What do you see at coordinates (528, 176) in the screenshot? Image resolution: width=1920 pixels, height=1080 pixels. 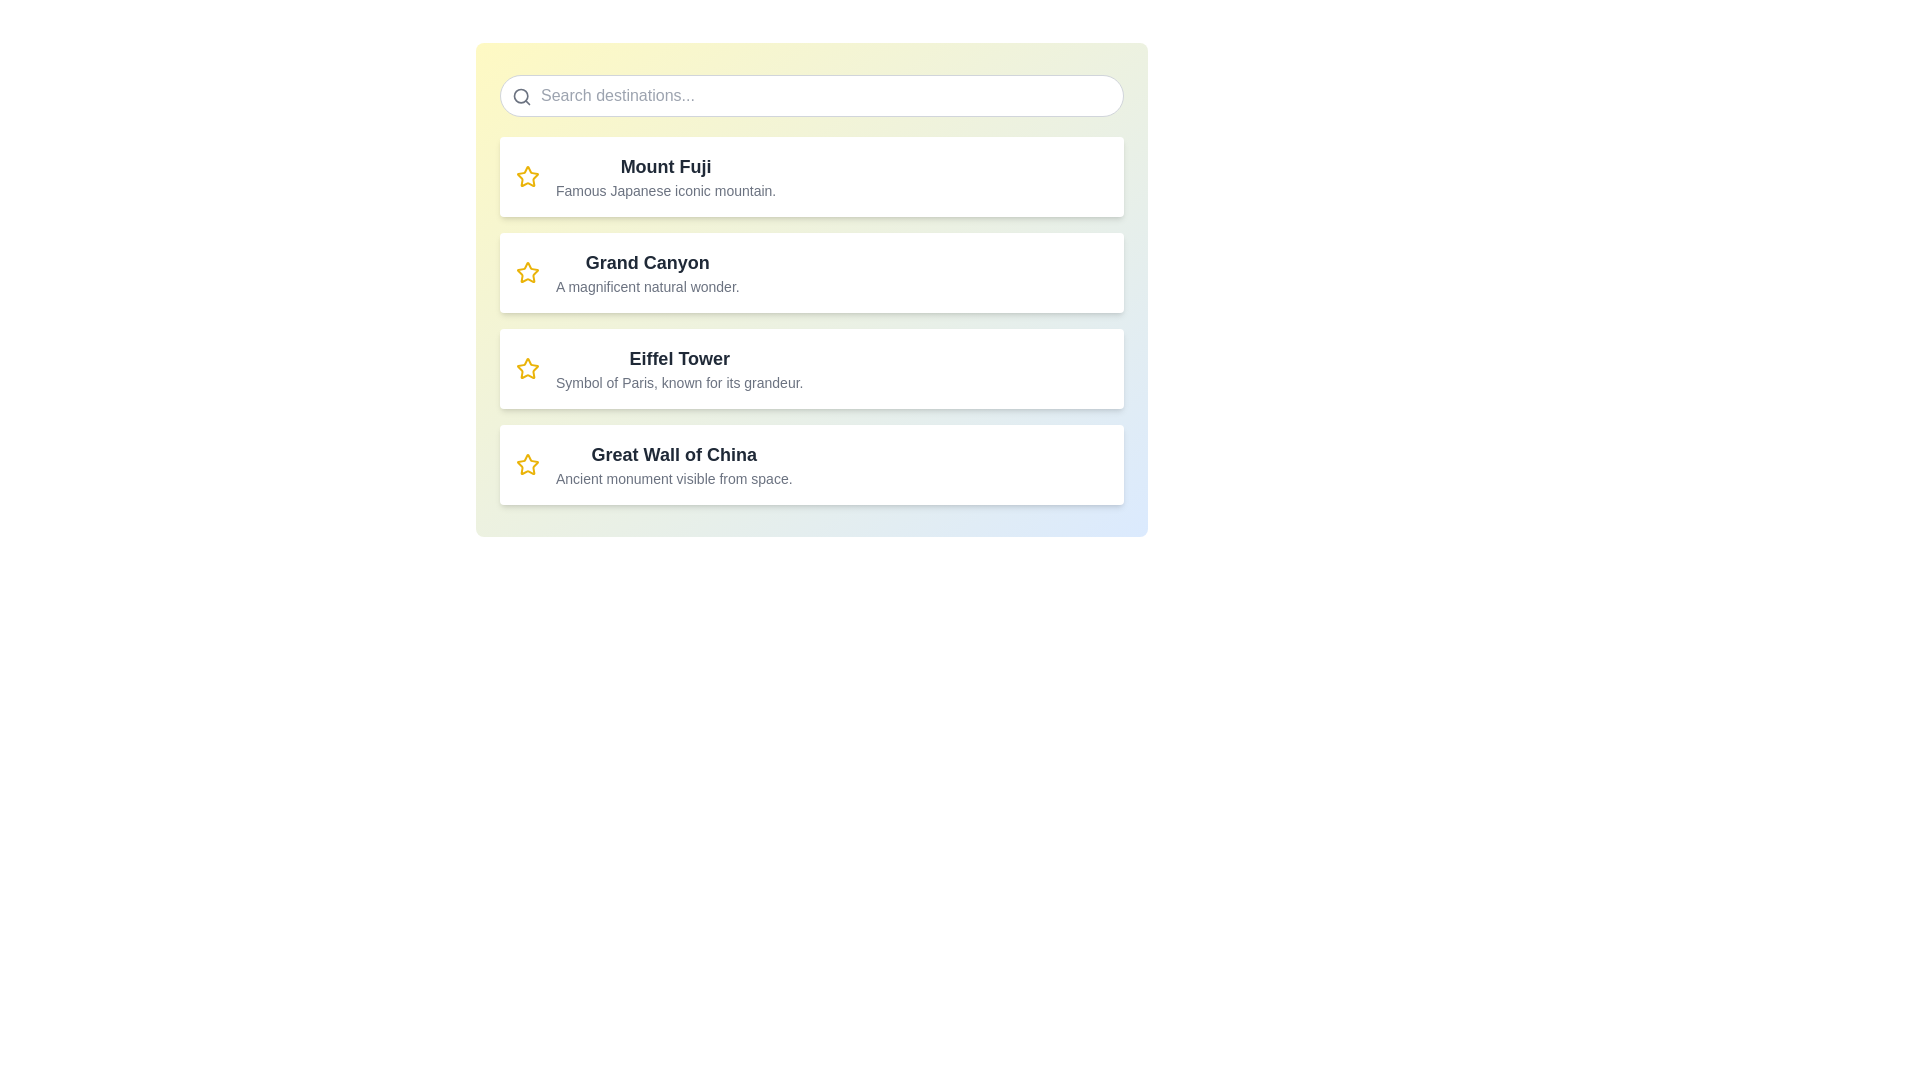 I see `the yellow star icon located on the left side of the content titled 'Mount Fuji' to rate it` at bounding box center [528, 176].